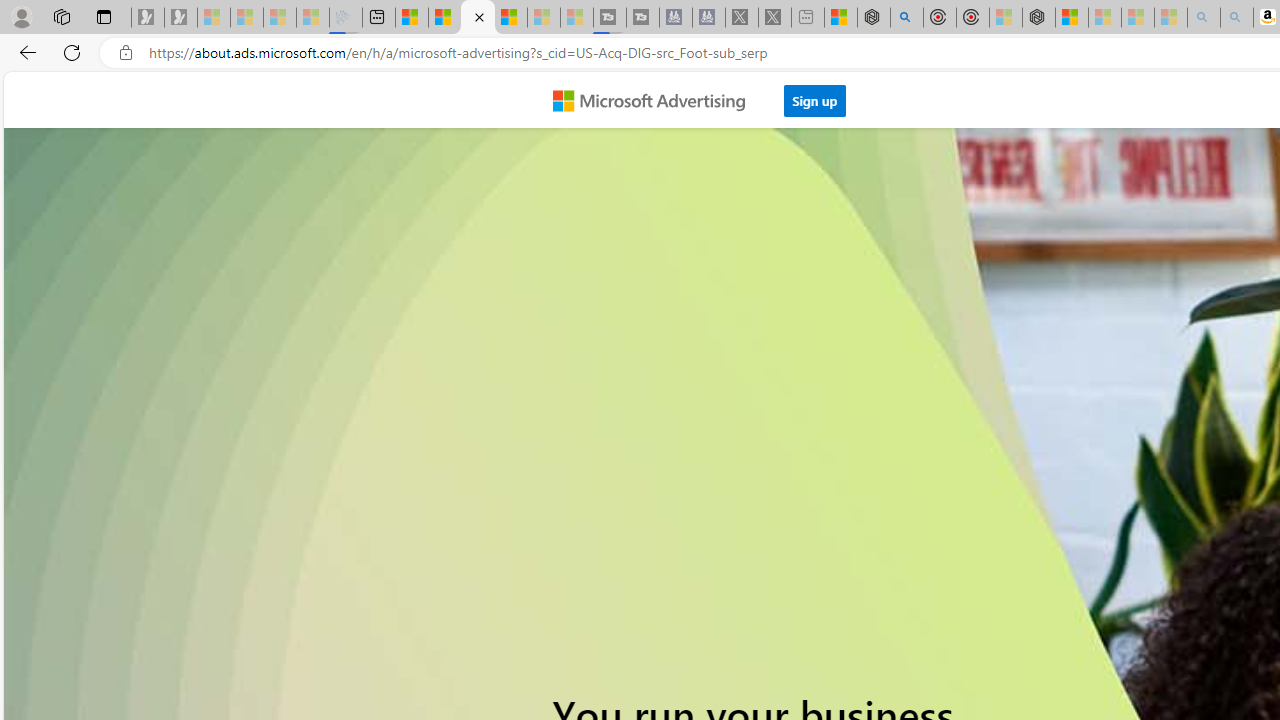  I want to click on 'Microsoft Advertising', so click(657, 99).